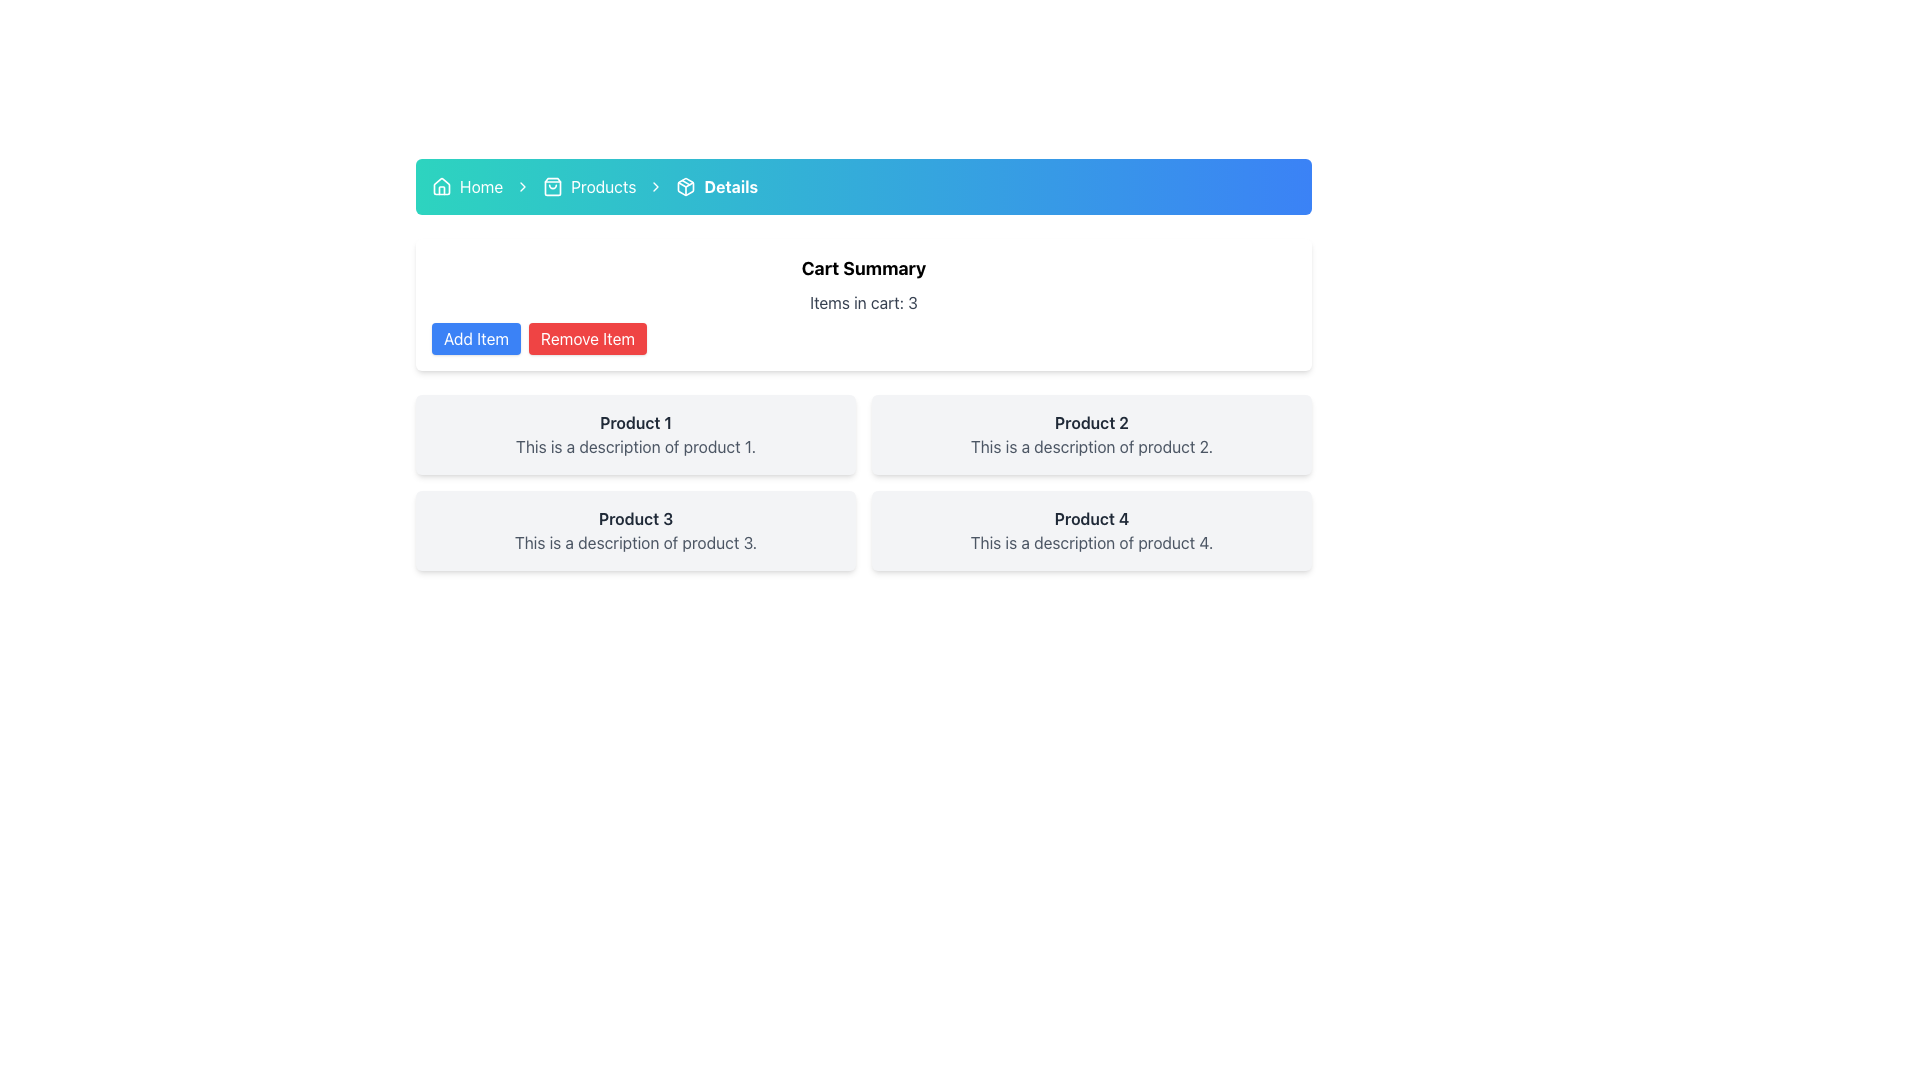  What do you see at coordinates (1090, 543) in the screenshot?
I see `description text displayed in gray font stating 'This is a description of product 4.' located below the title 'Product 4' in the product card` at bounding box center [1090, 543].